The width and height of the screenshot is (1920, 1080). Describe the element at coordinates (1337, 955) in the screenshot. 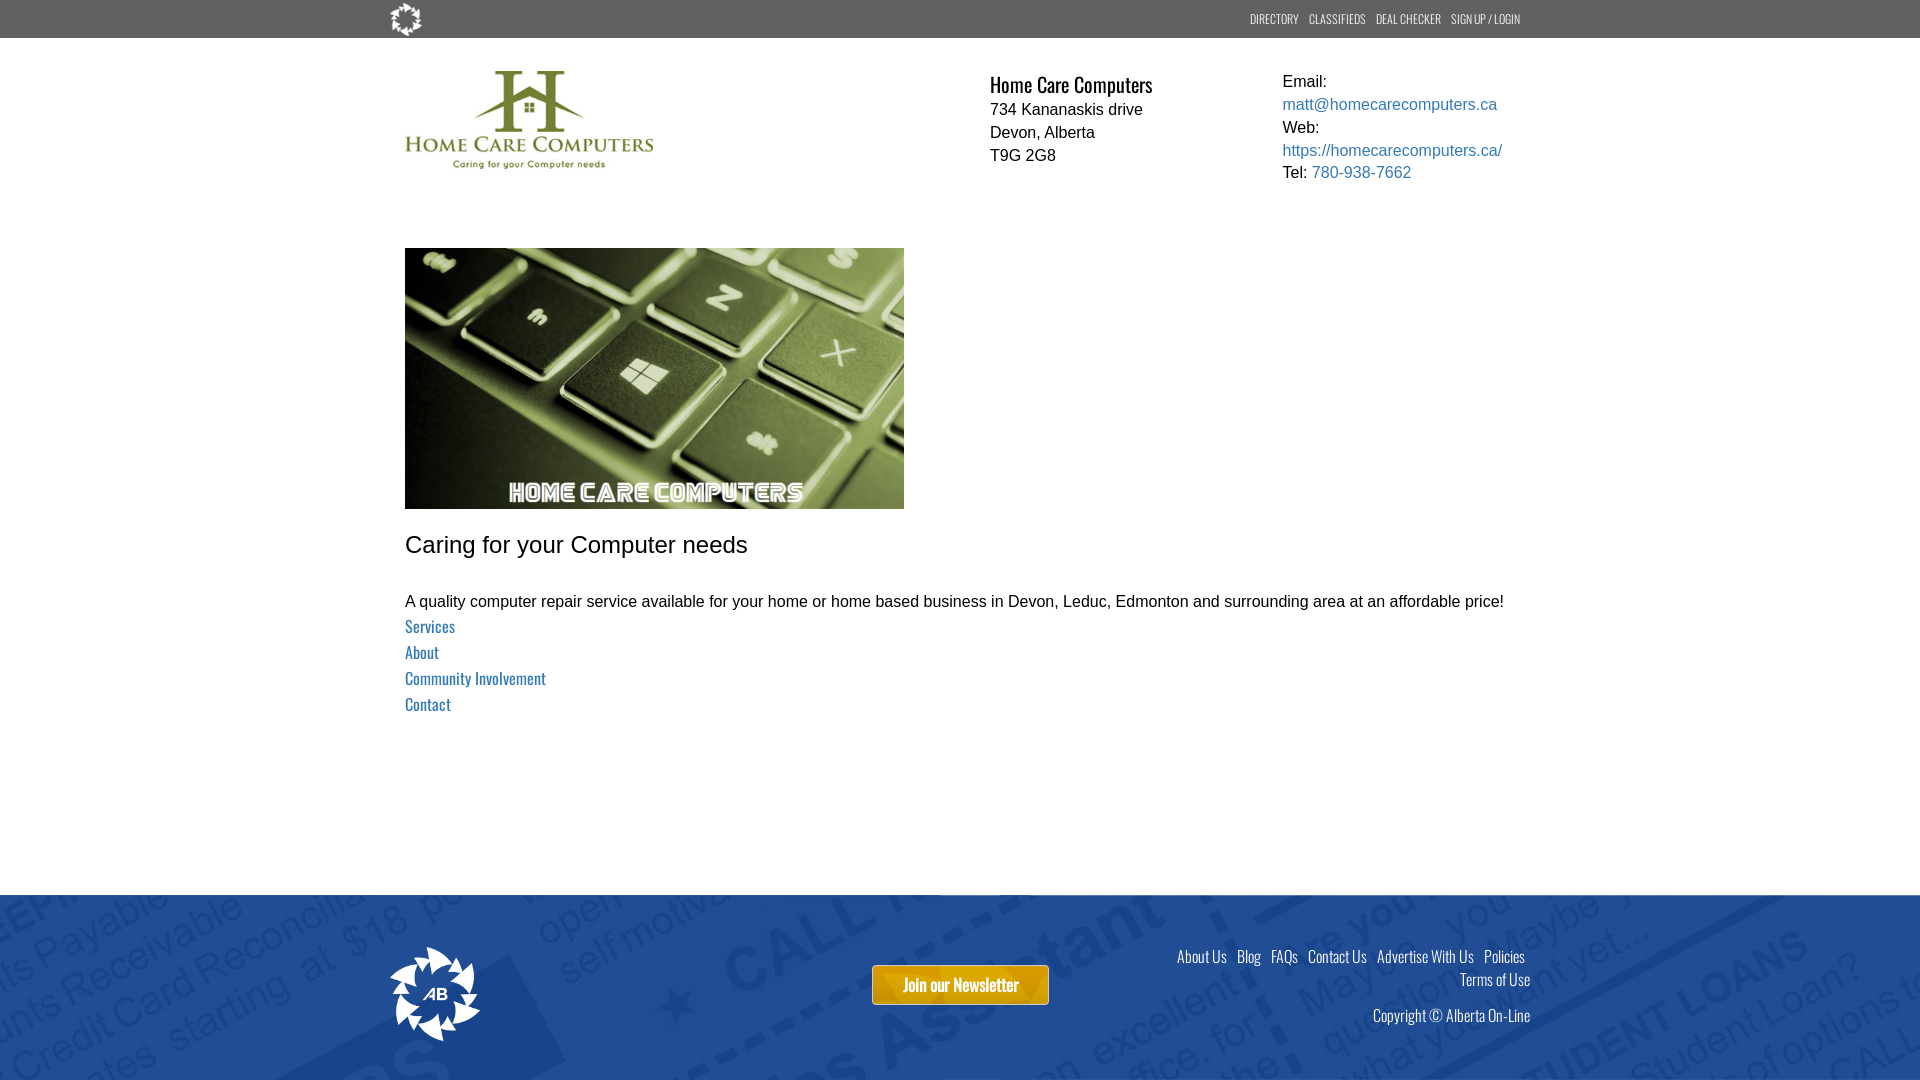

I see `'Contact Us'` at that location.